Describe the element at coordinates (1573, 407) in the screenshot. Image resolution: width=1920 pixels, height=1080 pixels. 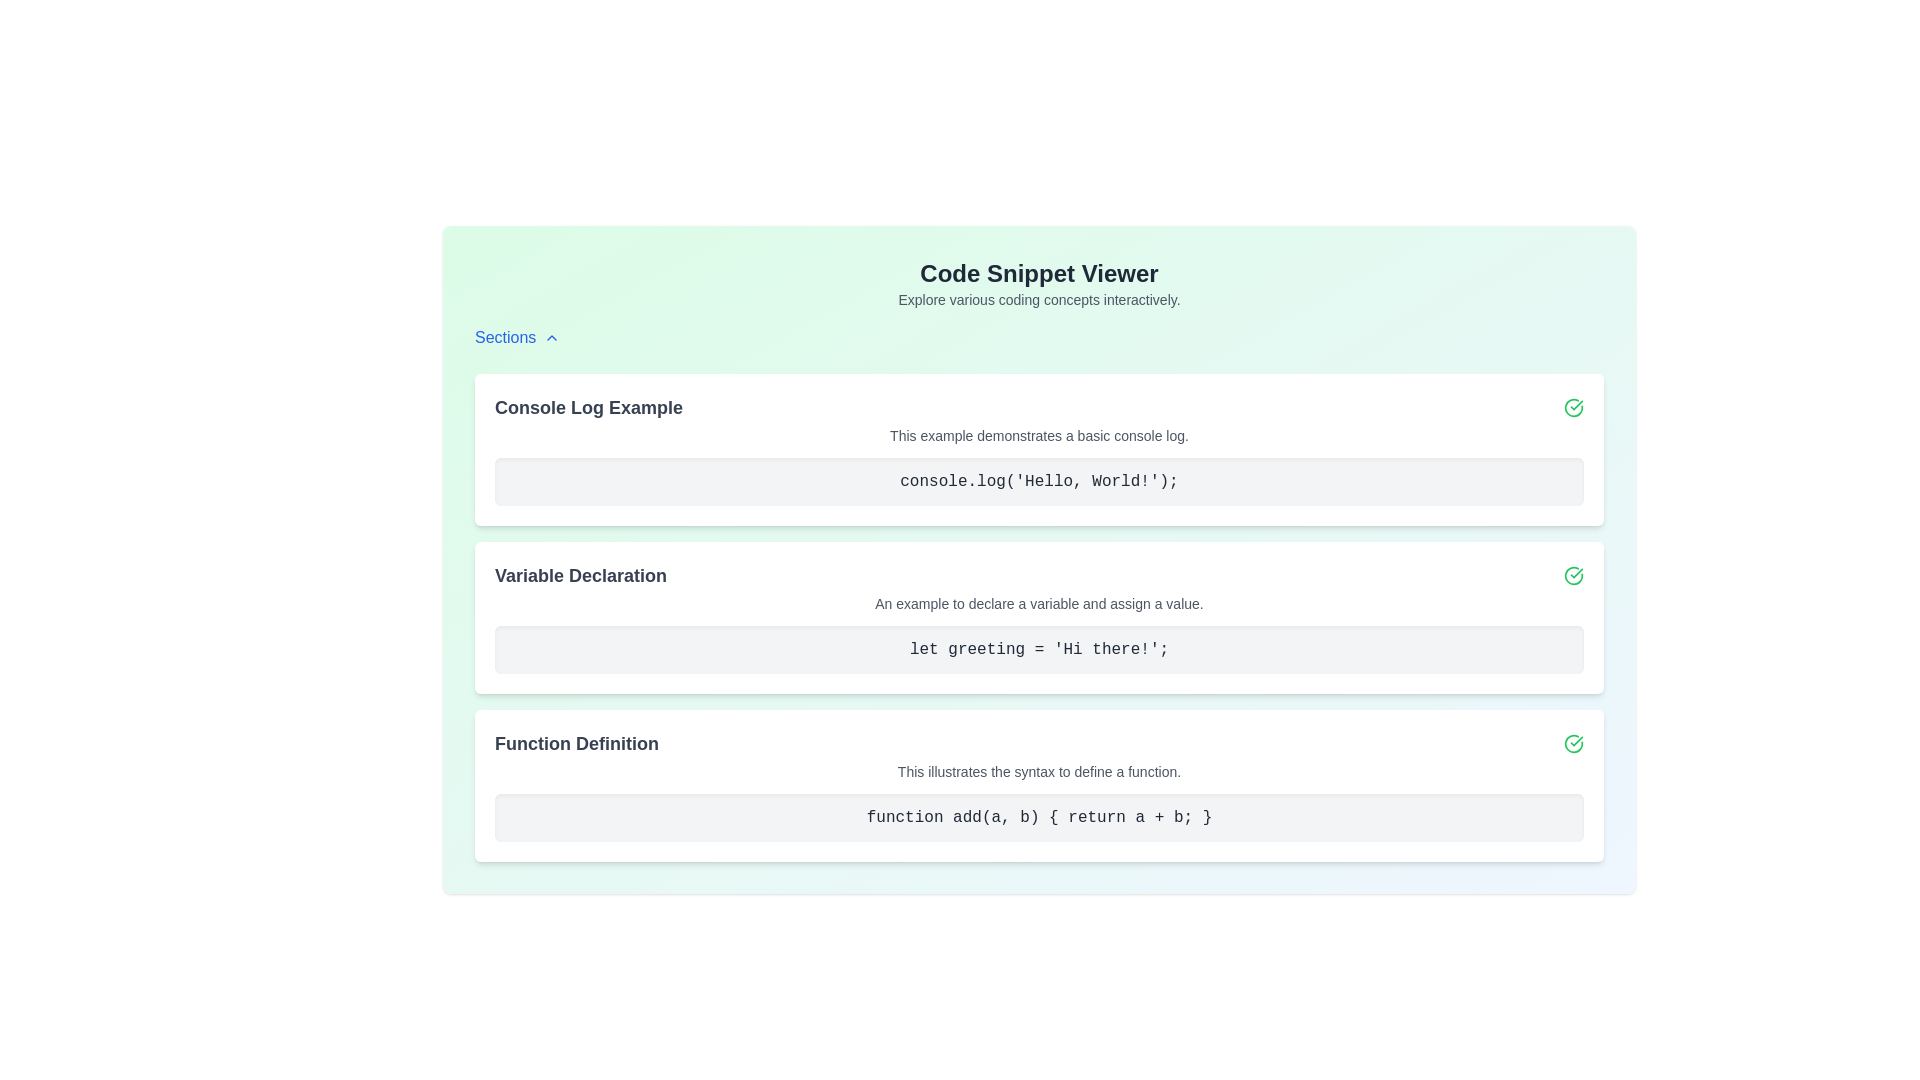
I see `the circular green checkmark icon that indicates a successful status, located to the far right of the row displaying 'Console Log Example'` at that location.